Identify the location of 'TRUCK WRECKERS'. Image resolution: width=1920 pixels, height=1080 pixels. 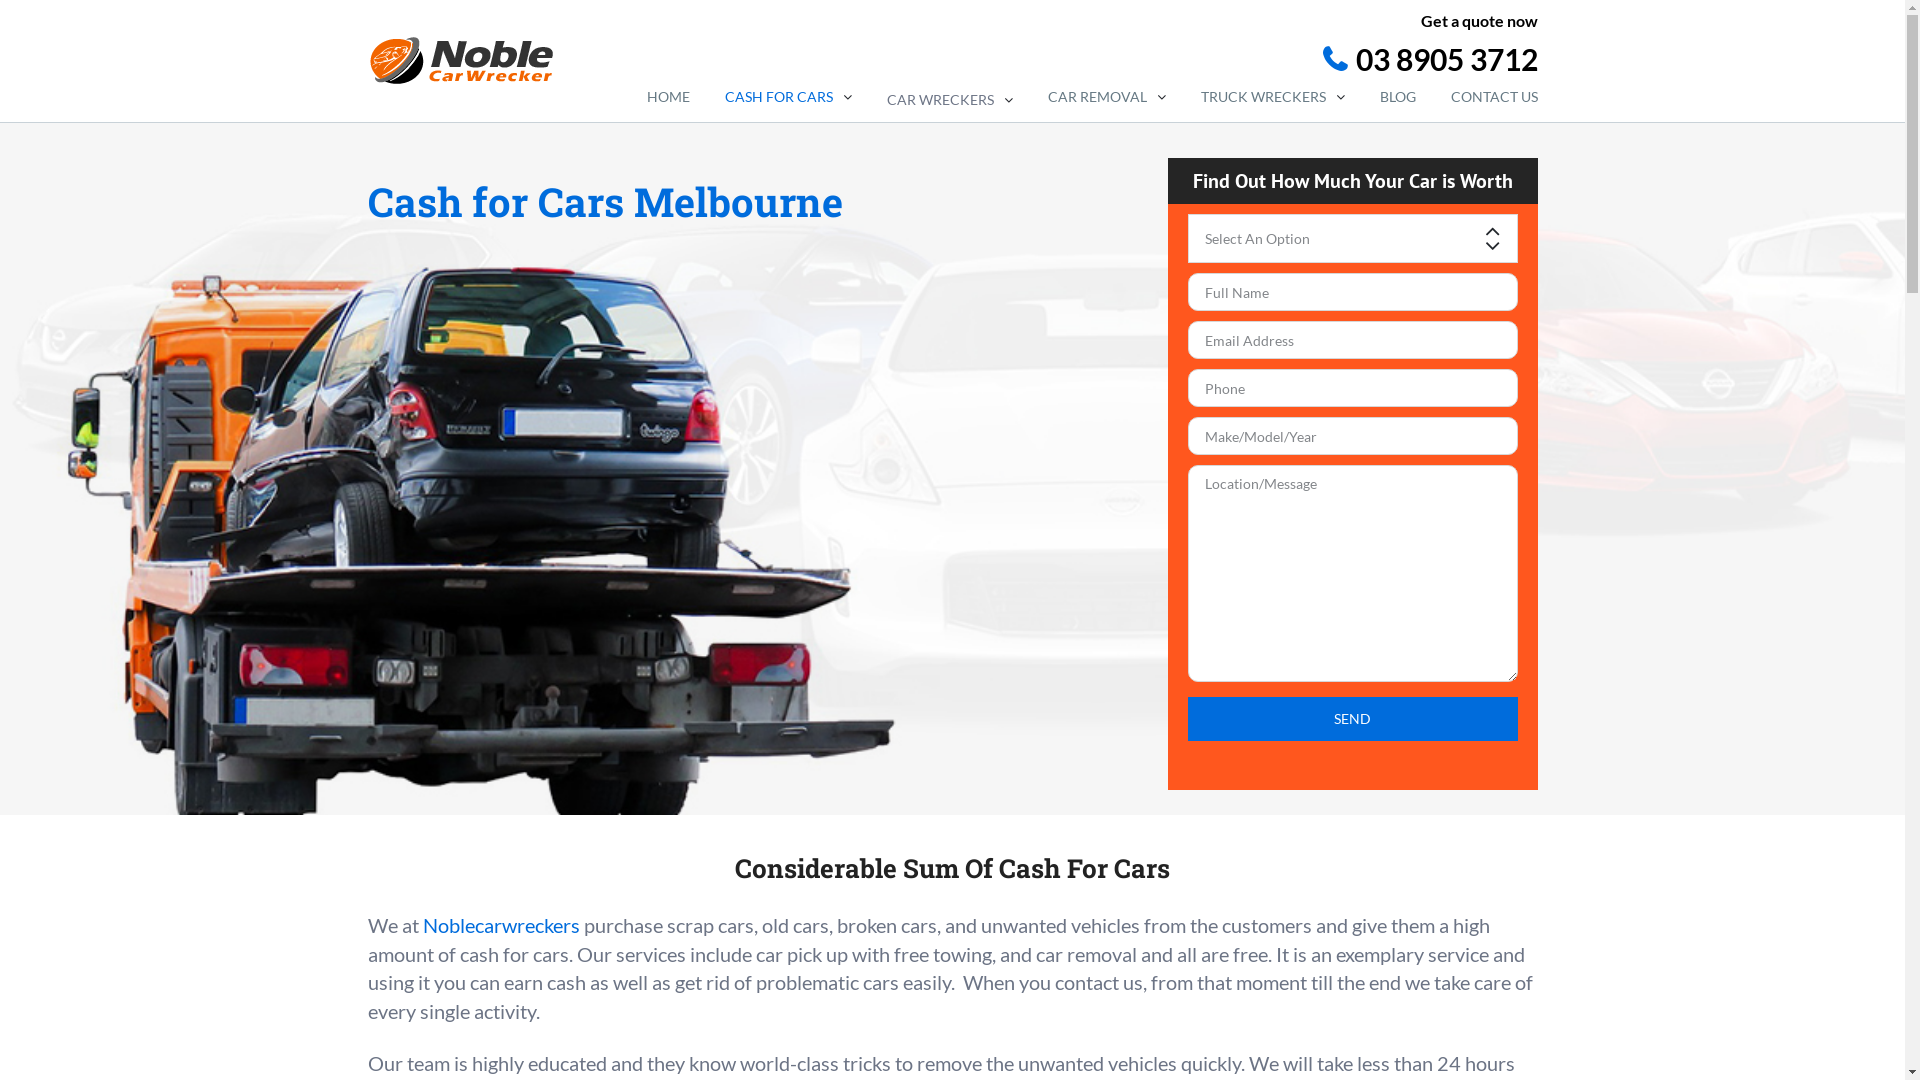
(1271, 96).